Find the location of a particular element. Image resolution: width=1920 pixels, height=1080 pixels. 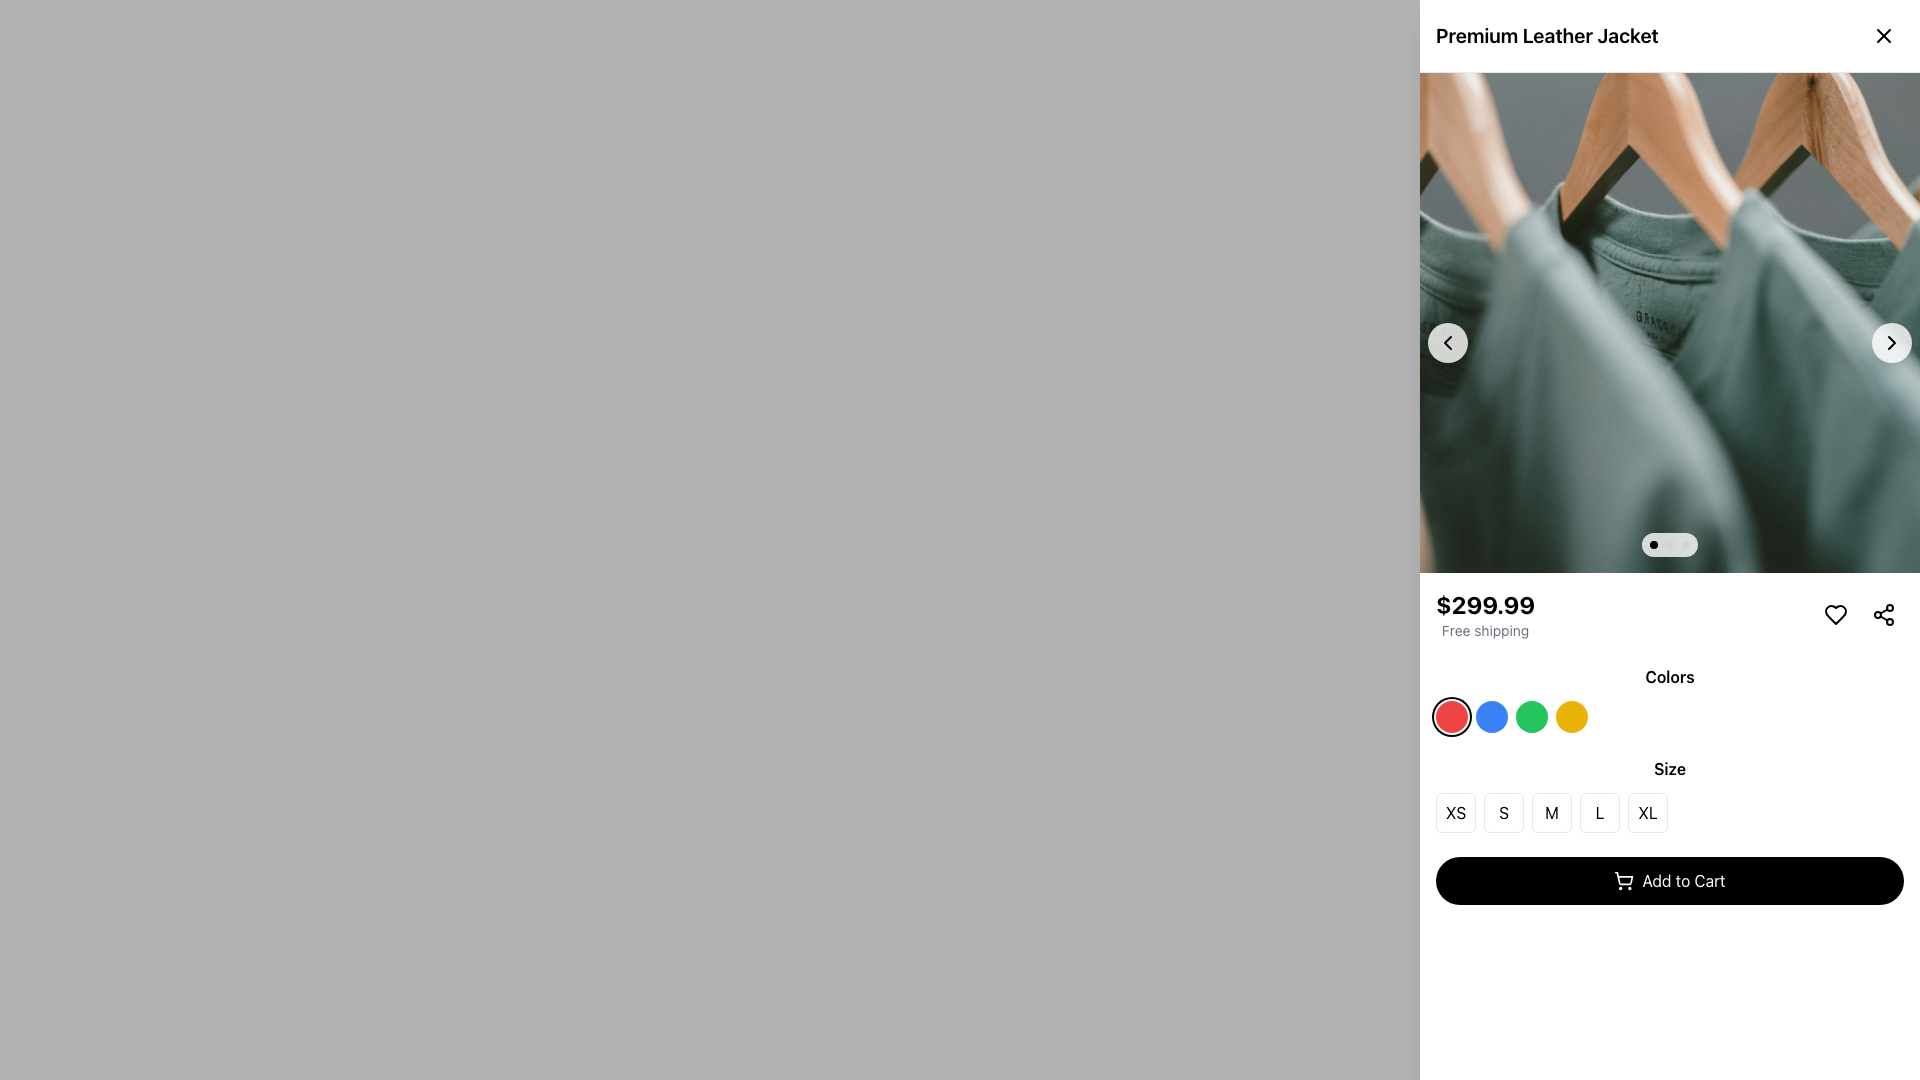

the price label displaying '$299.99', which is prominently styled in bold and large font, positioned at the top of a text cluster below an image of hanging green jackets is located at coordinates (1485, 604).